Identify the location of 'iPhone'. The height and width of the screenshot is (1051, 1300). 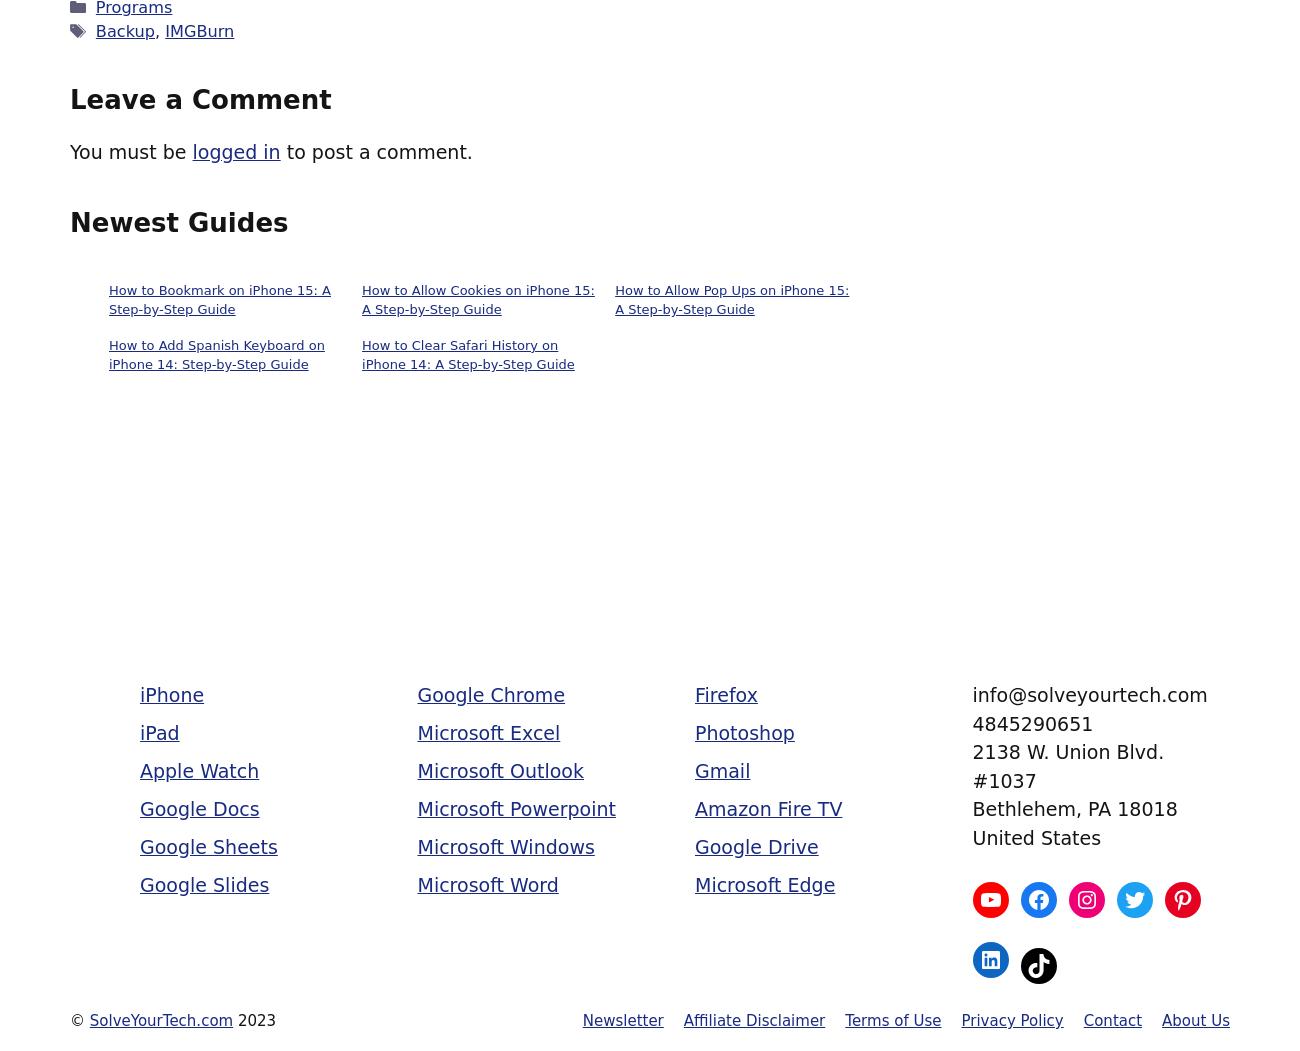
(171, 694).